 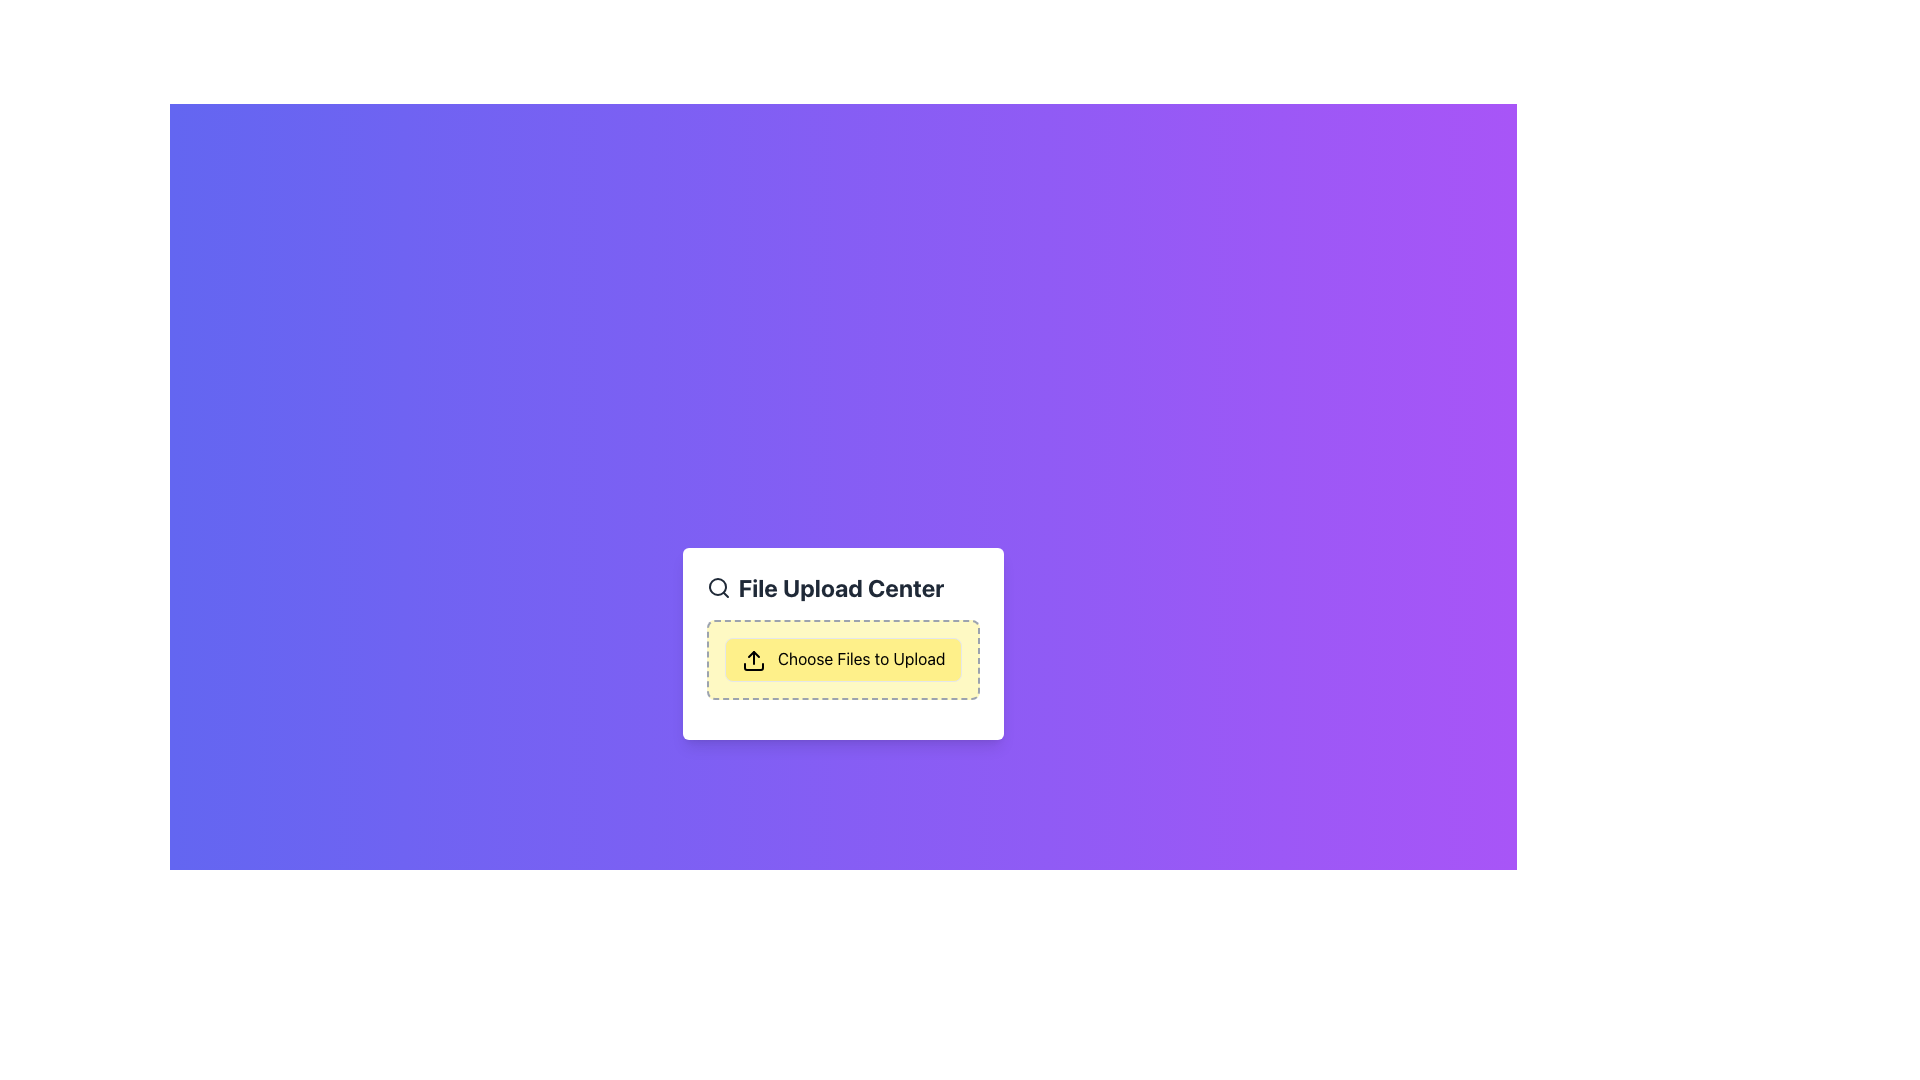 I want to click on the magnifying glass icon located to the left of the 'File Upload Center' text, so click(x=718, y=587).